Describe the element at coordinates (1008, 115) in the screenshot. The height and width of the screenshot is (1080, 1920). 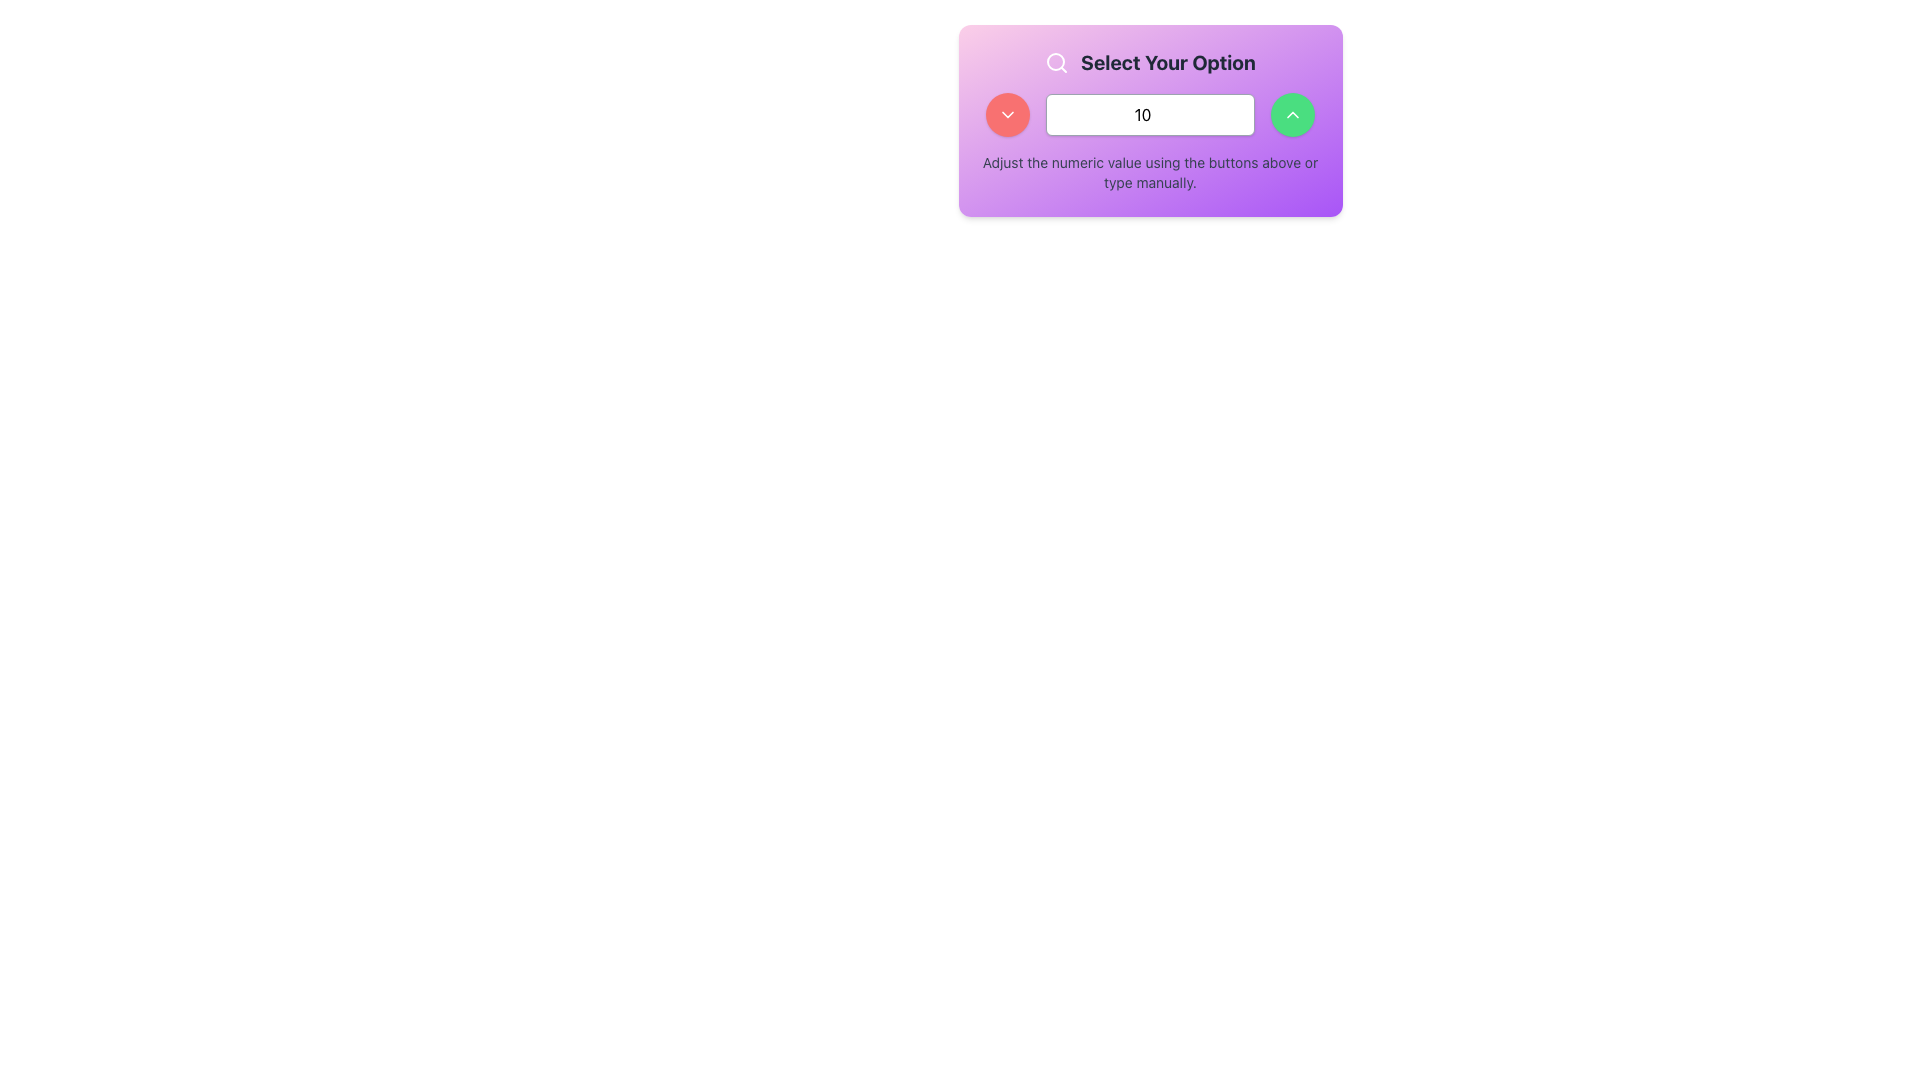
I see `the red circular button with a downward-facing chevron icon to observe the hover effect` at that location.